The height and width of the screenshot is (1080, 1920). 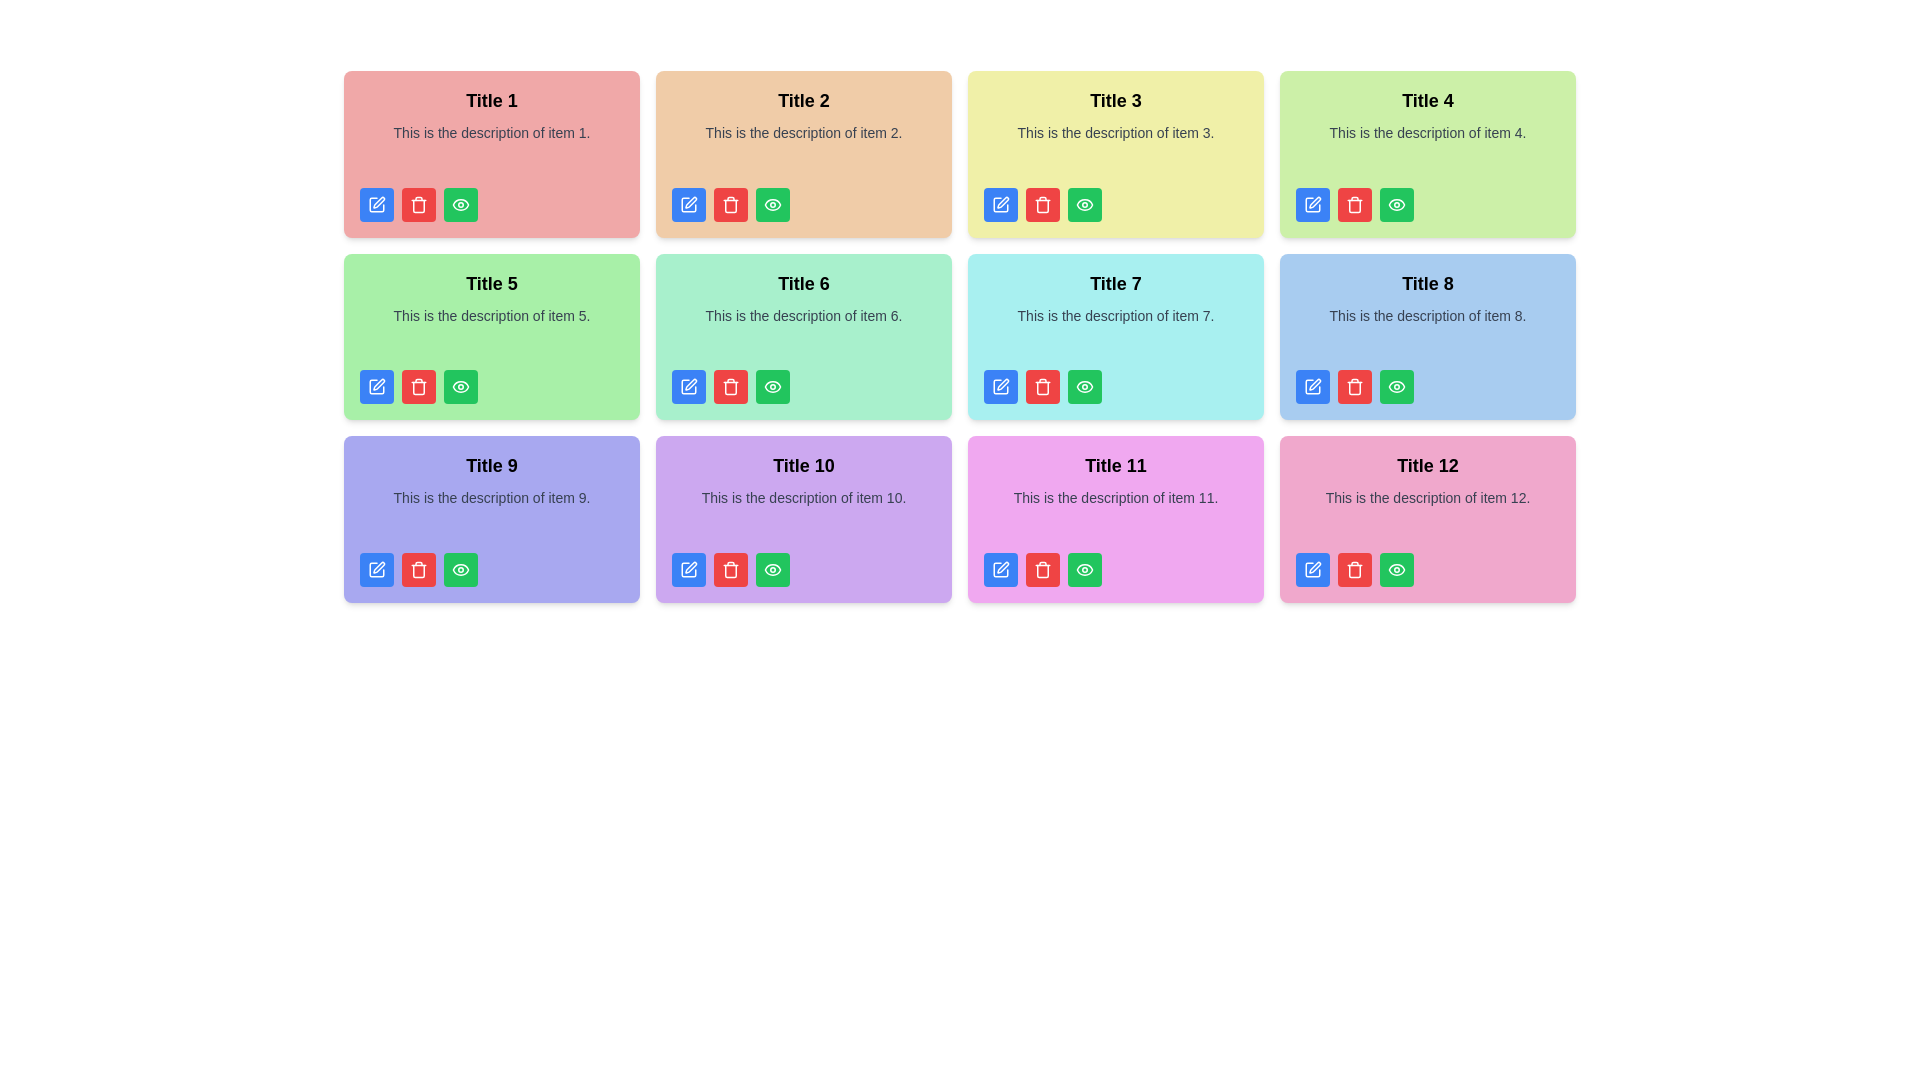 I want to click on the delete button located in the bottom-left corner of the item card titled 'Title 5', which is the middle button between the blue edit button and the green view button, so click(x=417, y=386).